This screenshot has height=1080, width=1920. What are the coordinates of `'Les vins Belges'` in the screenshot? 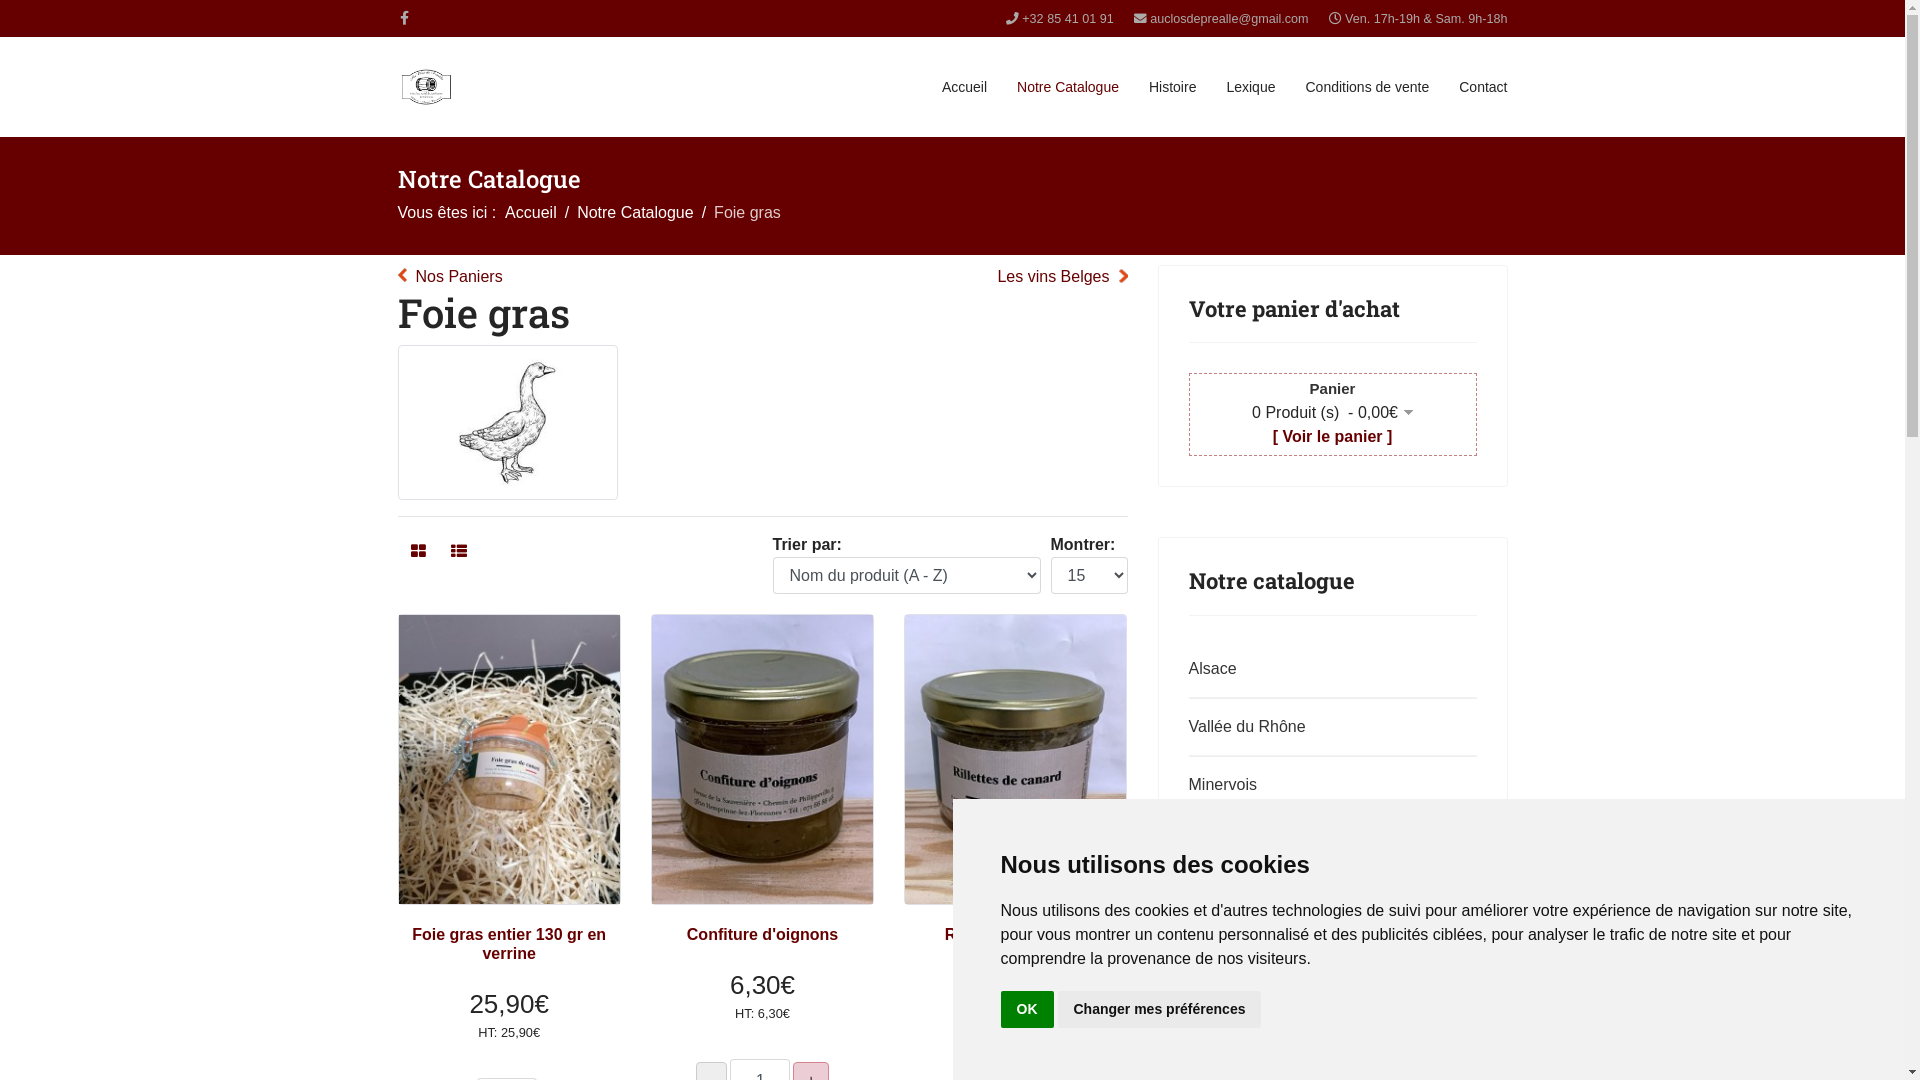 It's located at (1060, 277).